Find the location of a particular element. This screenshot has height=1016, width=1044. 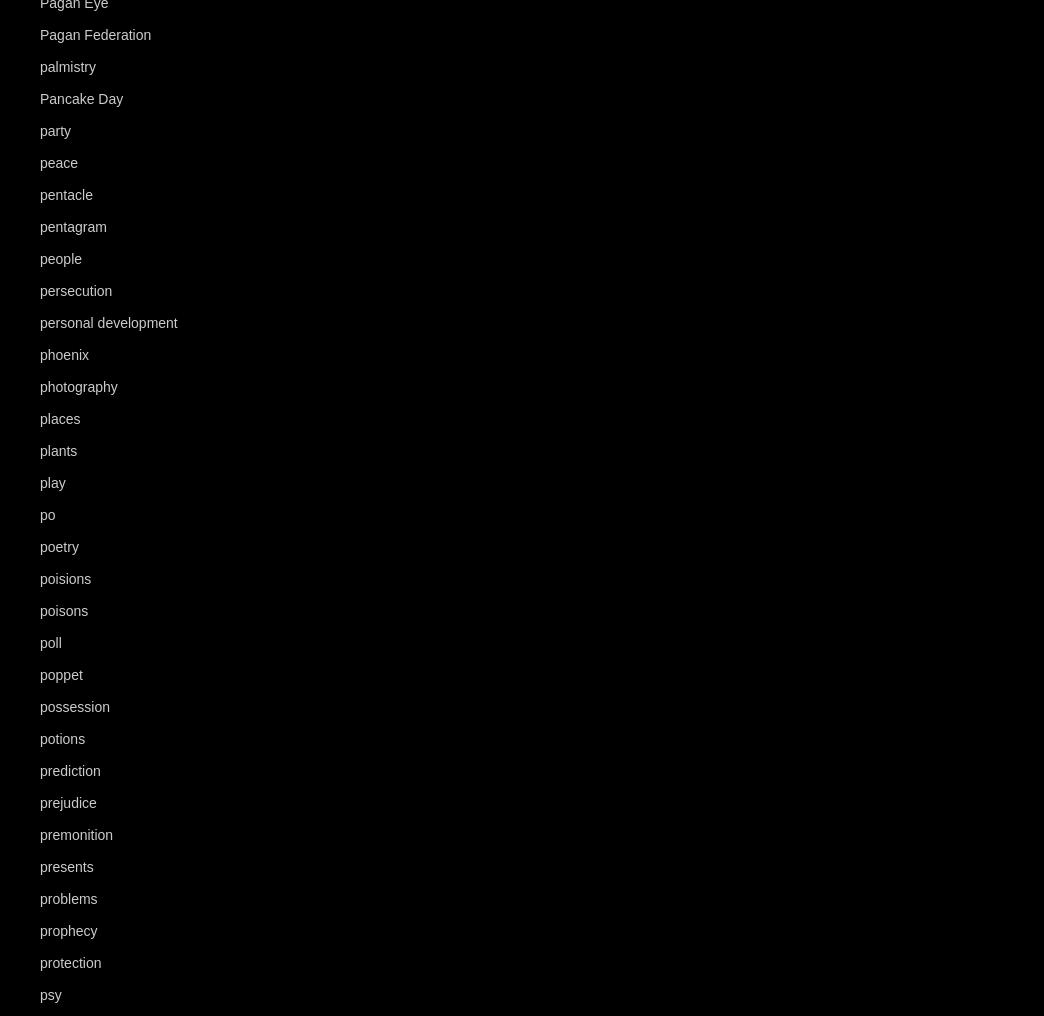

'po' is located at coordinates (46, 514).